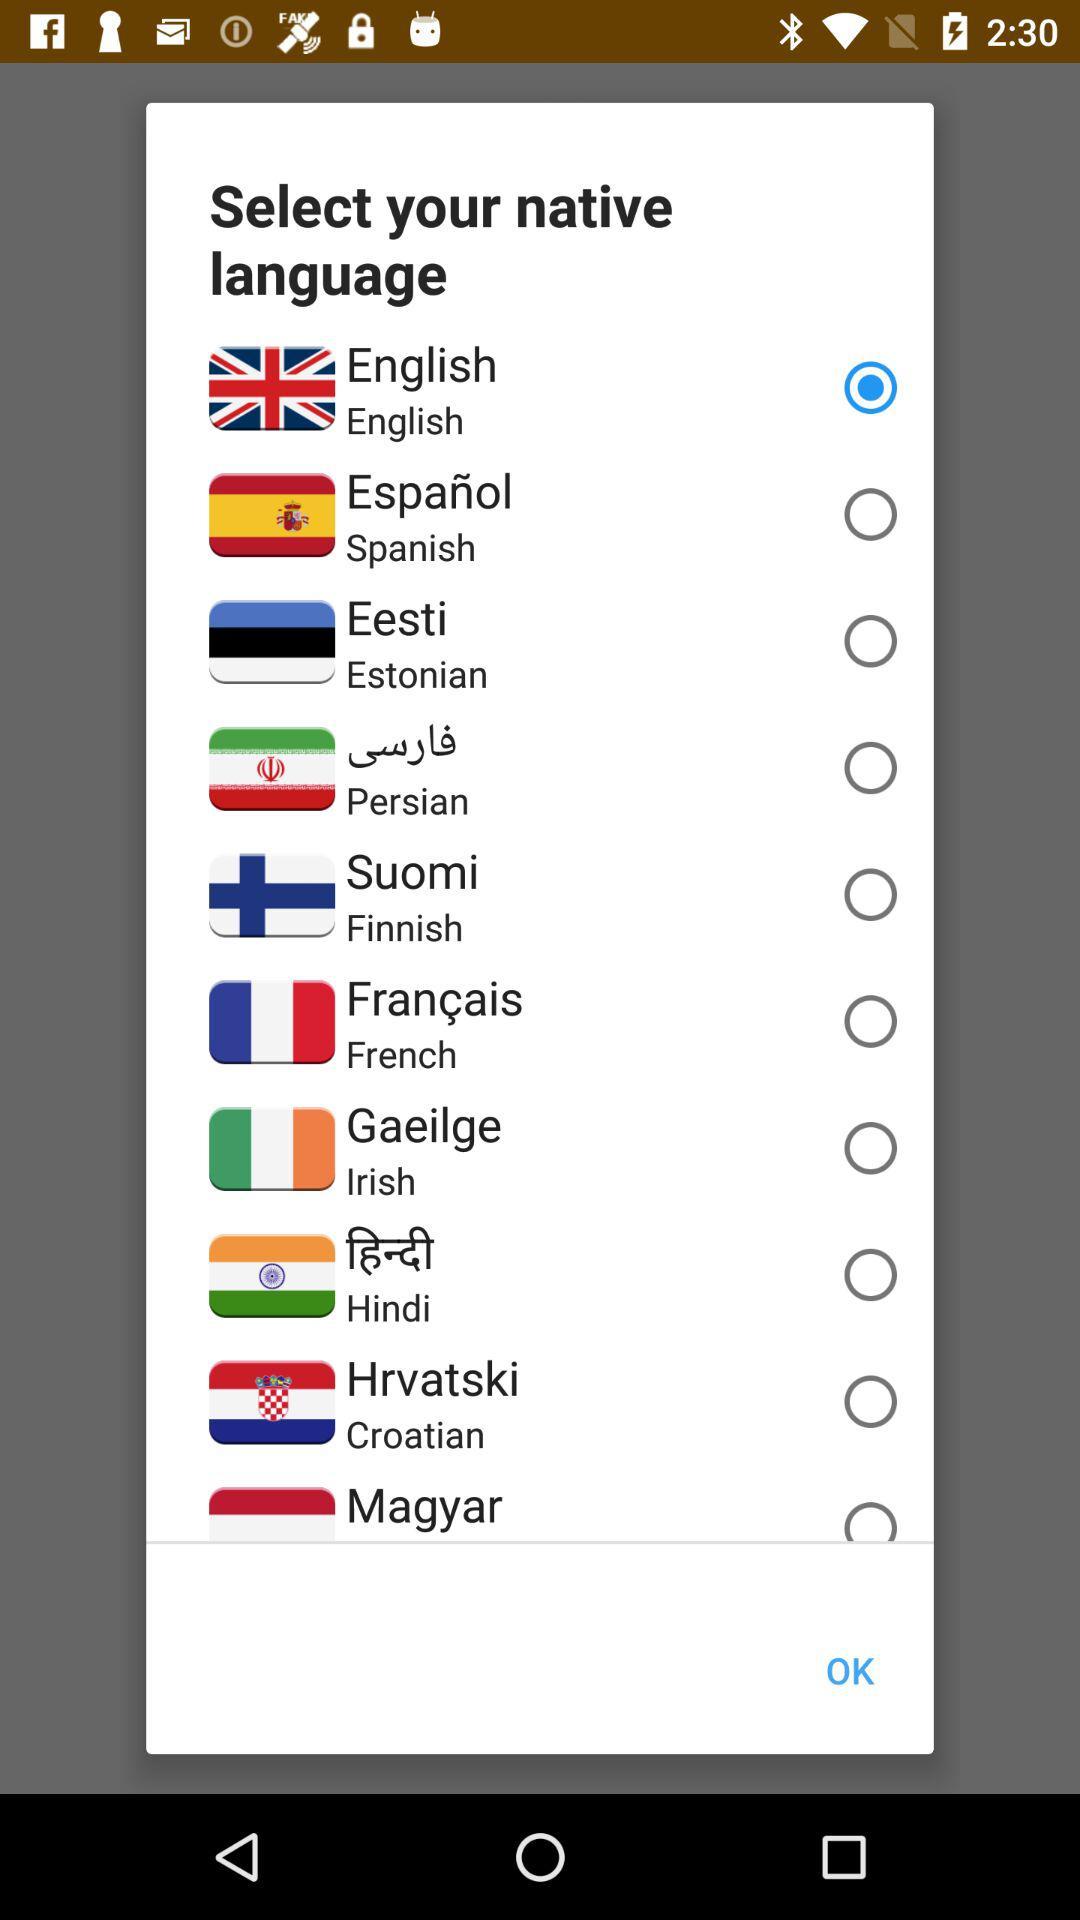 This screenshot has height=1920, width=1080. What do you see at coordinates (411, 870) in the screenshot?
I see `the suomi icon` at bounding box center [411, 870].